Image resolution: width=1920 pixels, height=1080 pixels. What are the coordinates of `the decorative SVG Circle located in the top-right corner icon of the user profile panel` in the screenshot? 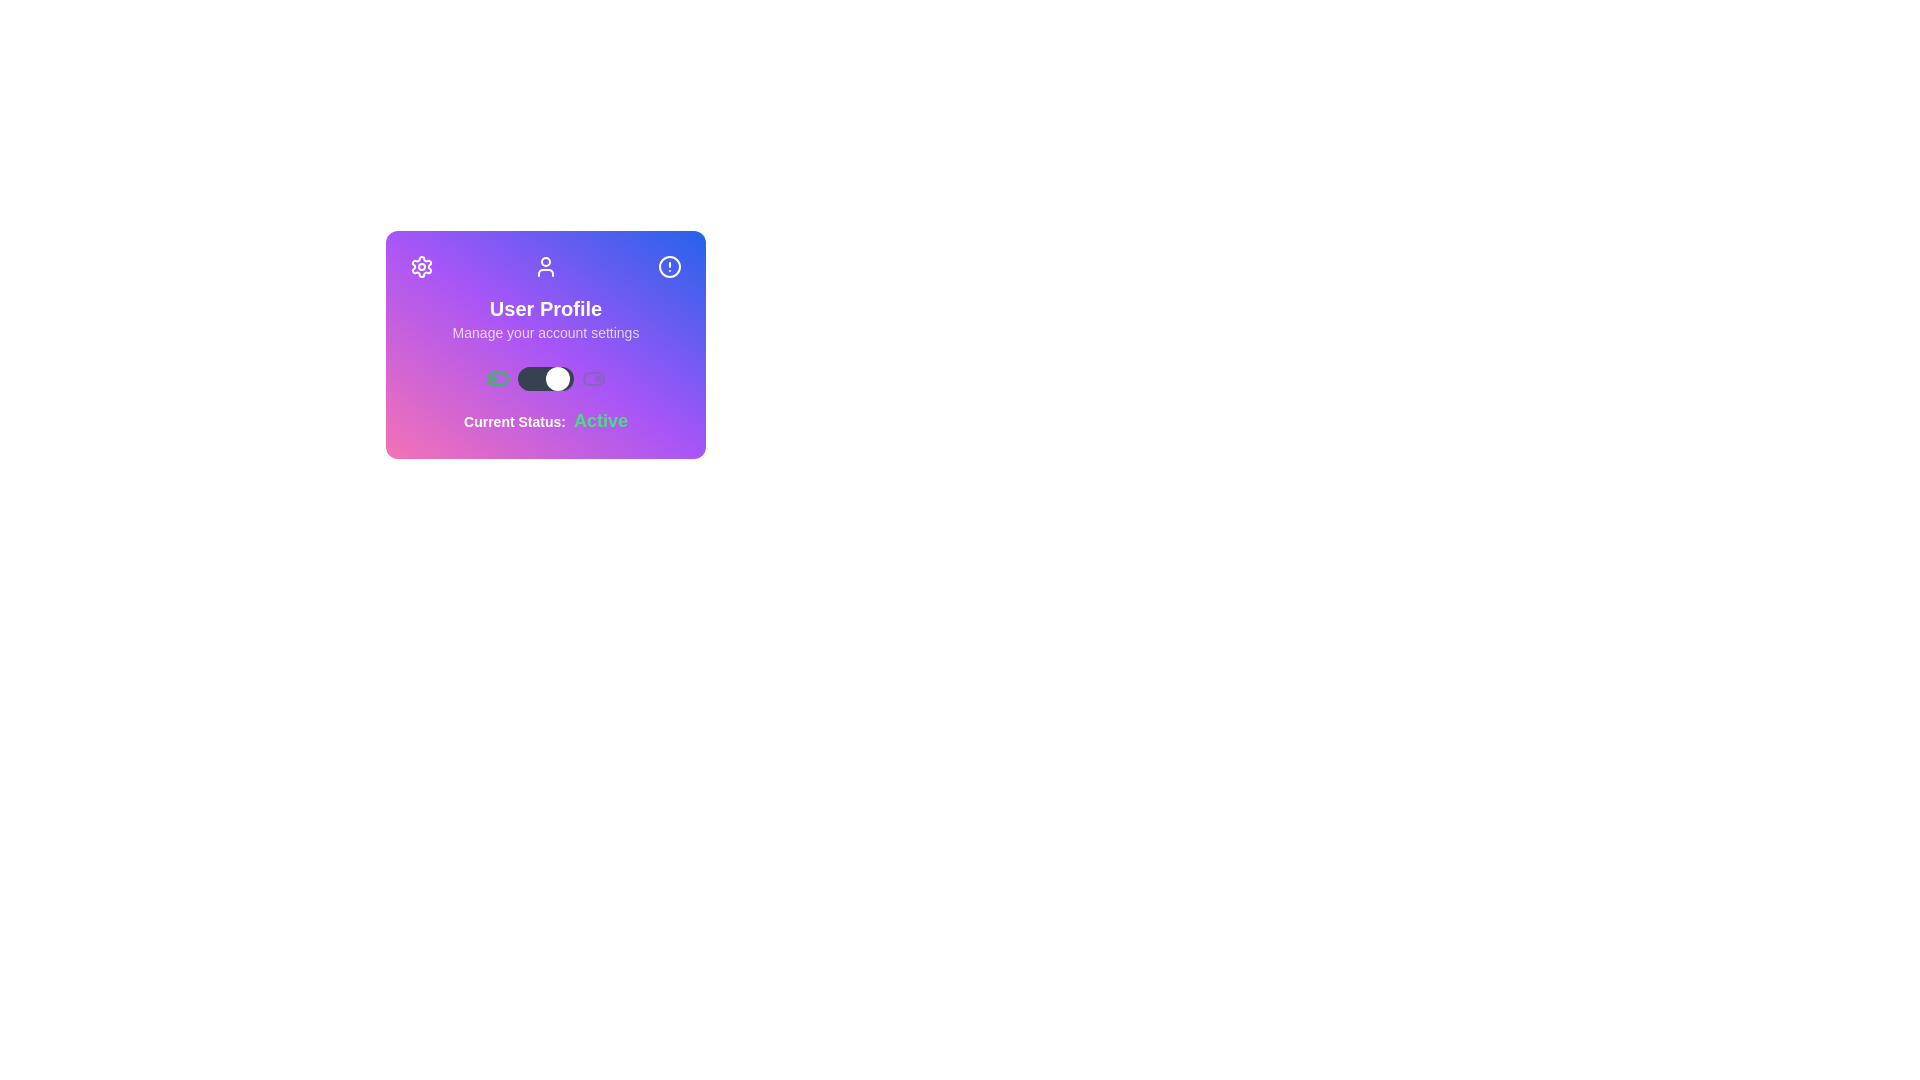 It's located at (670, 265).